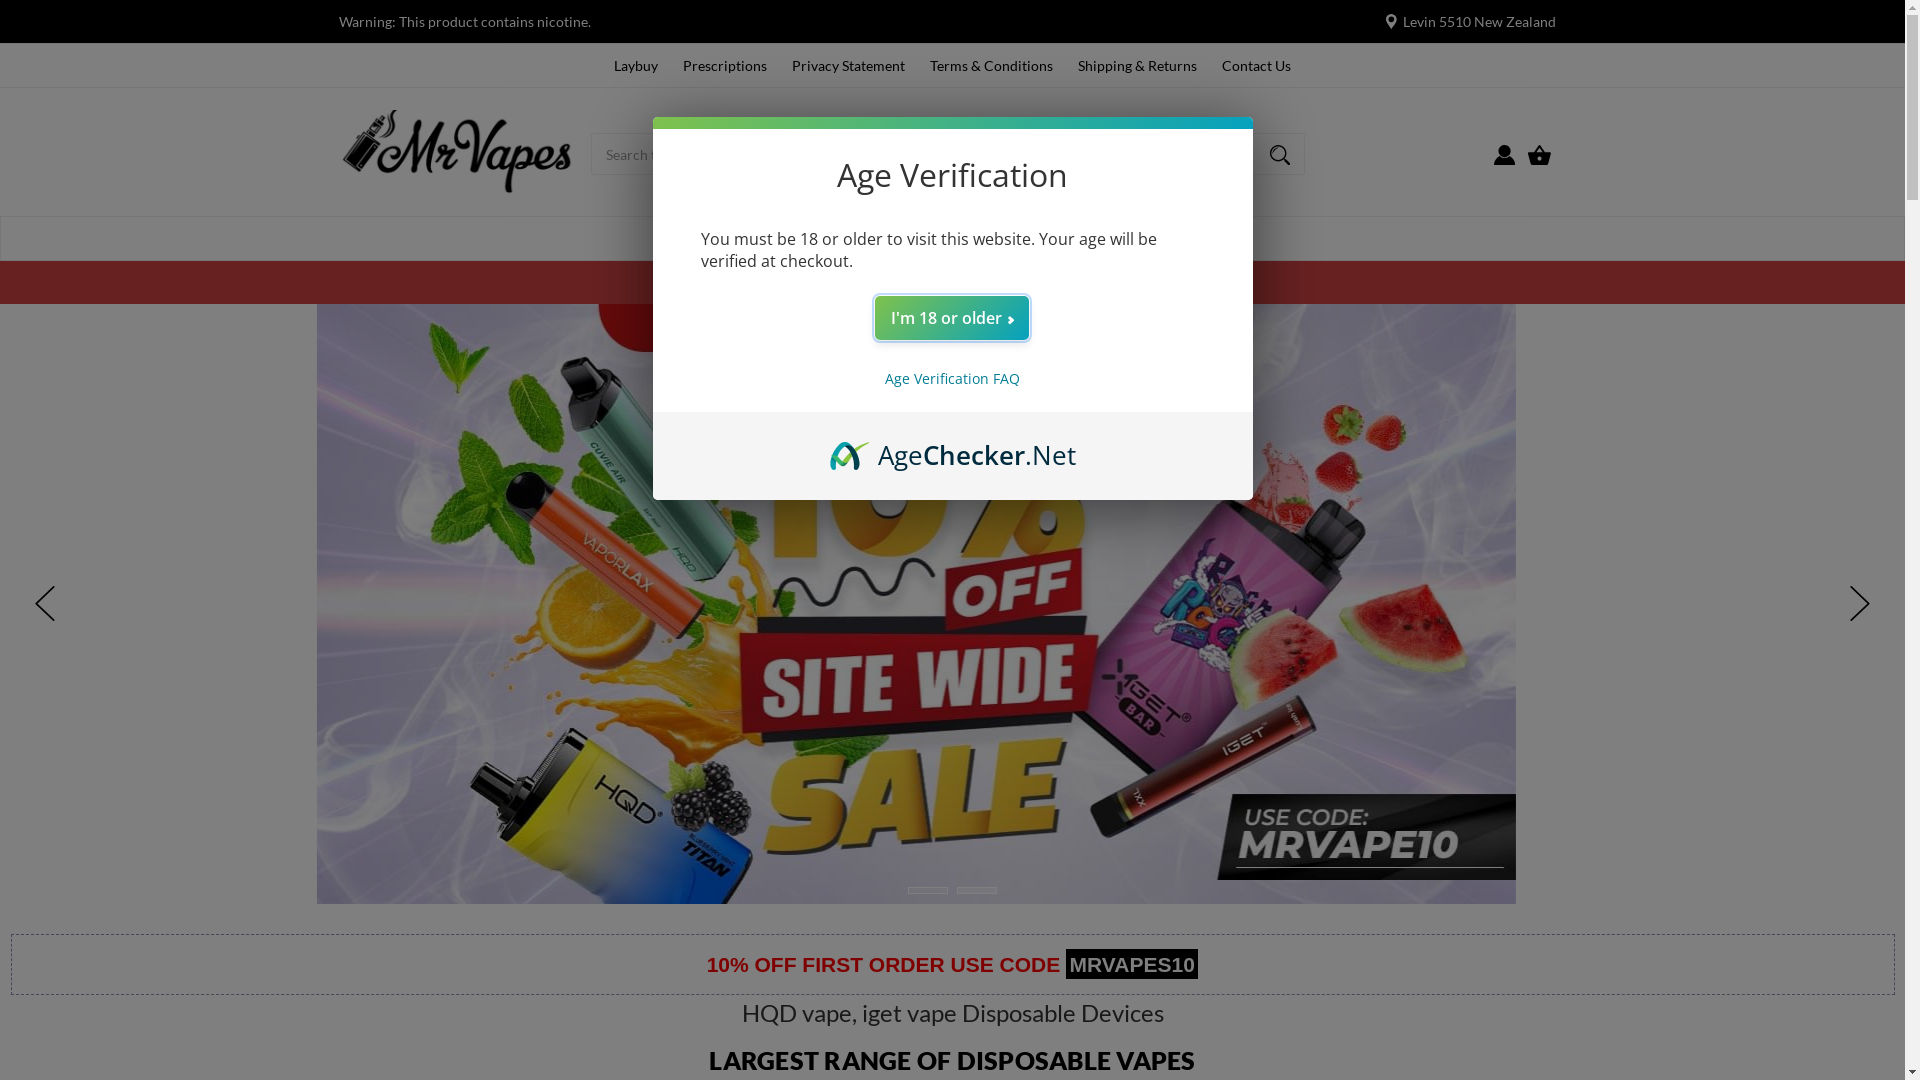 The image size is (1920, 1080). I want to click on 'Mrvapes', so click(458, 150).